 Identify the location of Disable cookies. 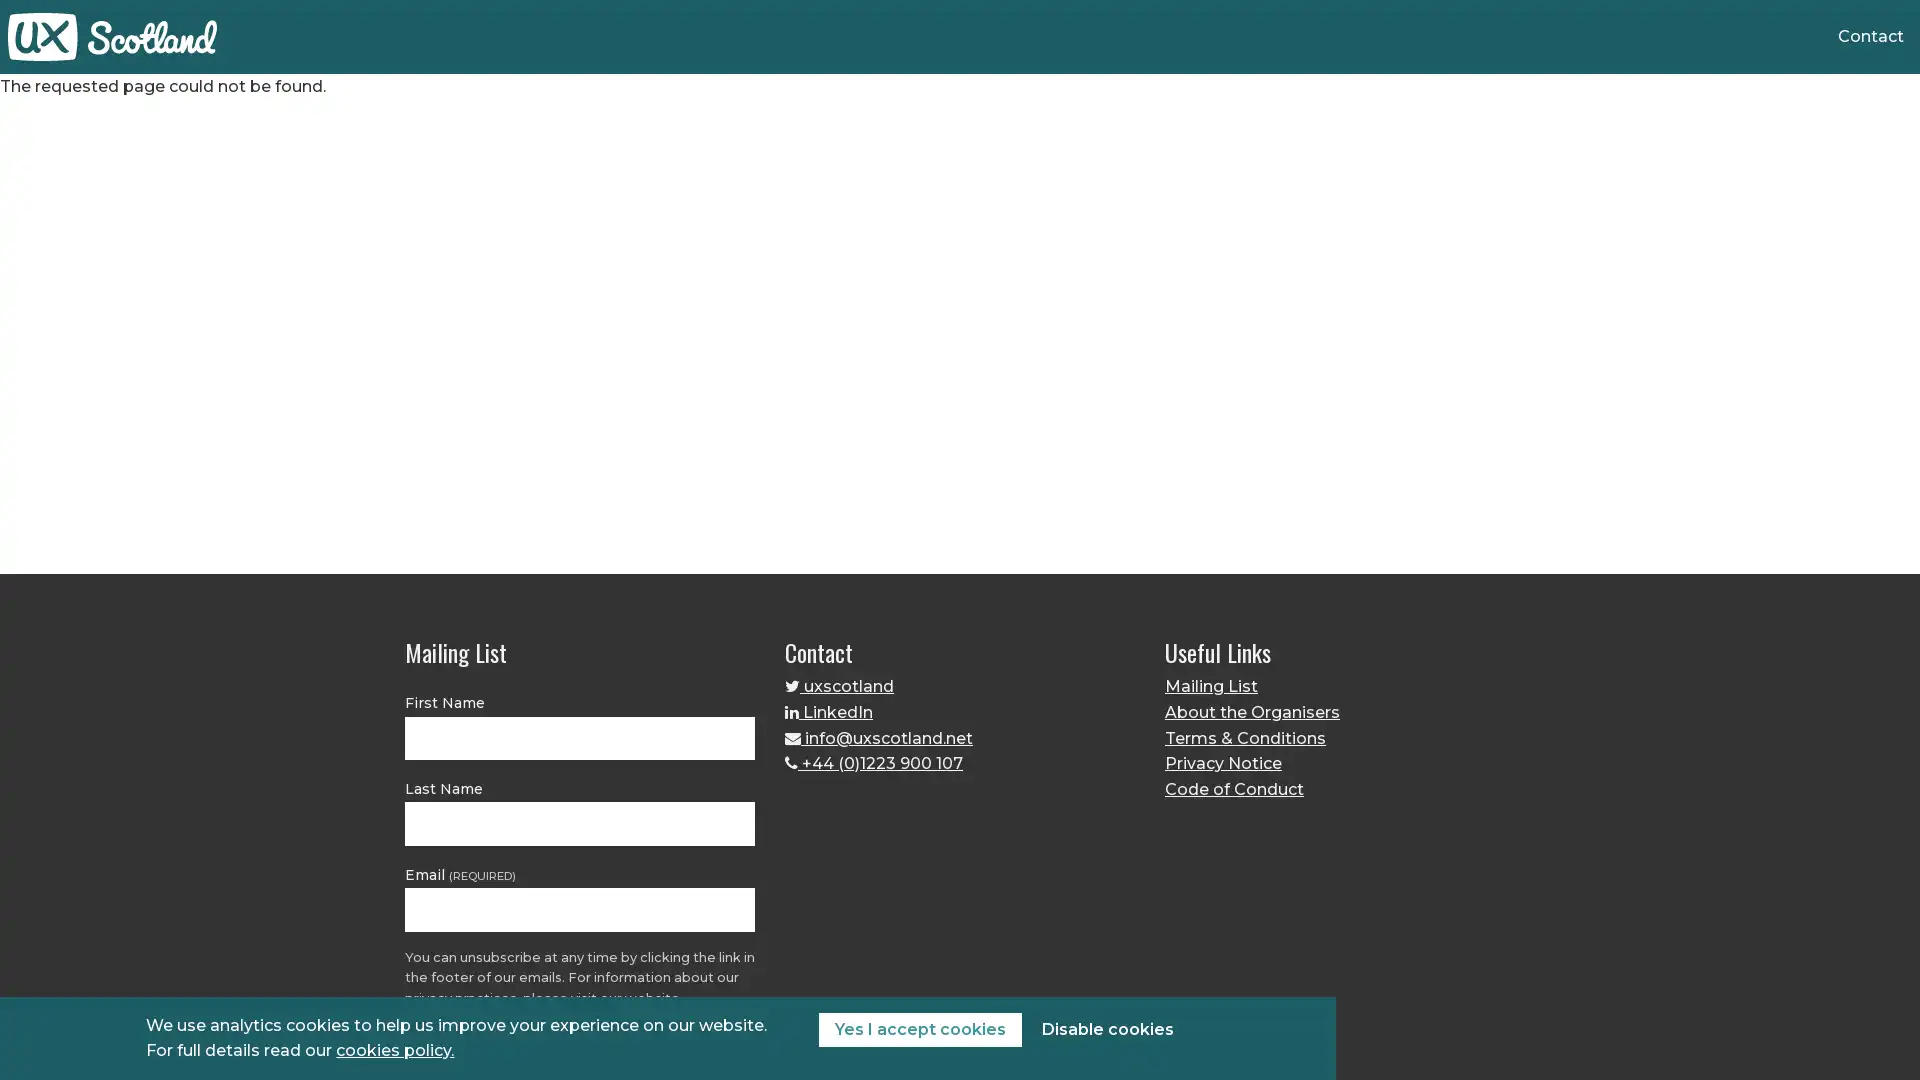
(1106, 1029).